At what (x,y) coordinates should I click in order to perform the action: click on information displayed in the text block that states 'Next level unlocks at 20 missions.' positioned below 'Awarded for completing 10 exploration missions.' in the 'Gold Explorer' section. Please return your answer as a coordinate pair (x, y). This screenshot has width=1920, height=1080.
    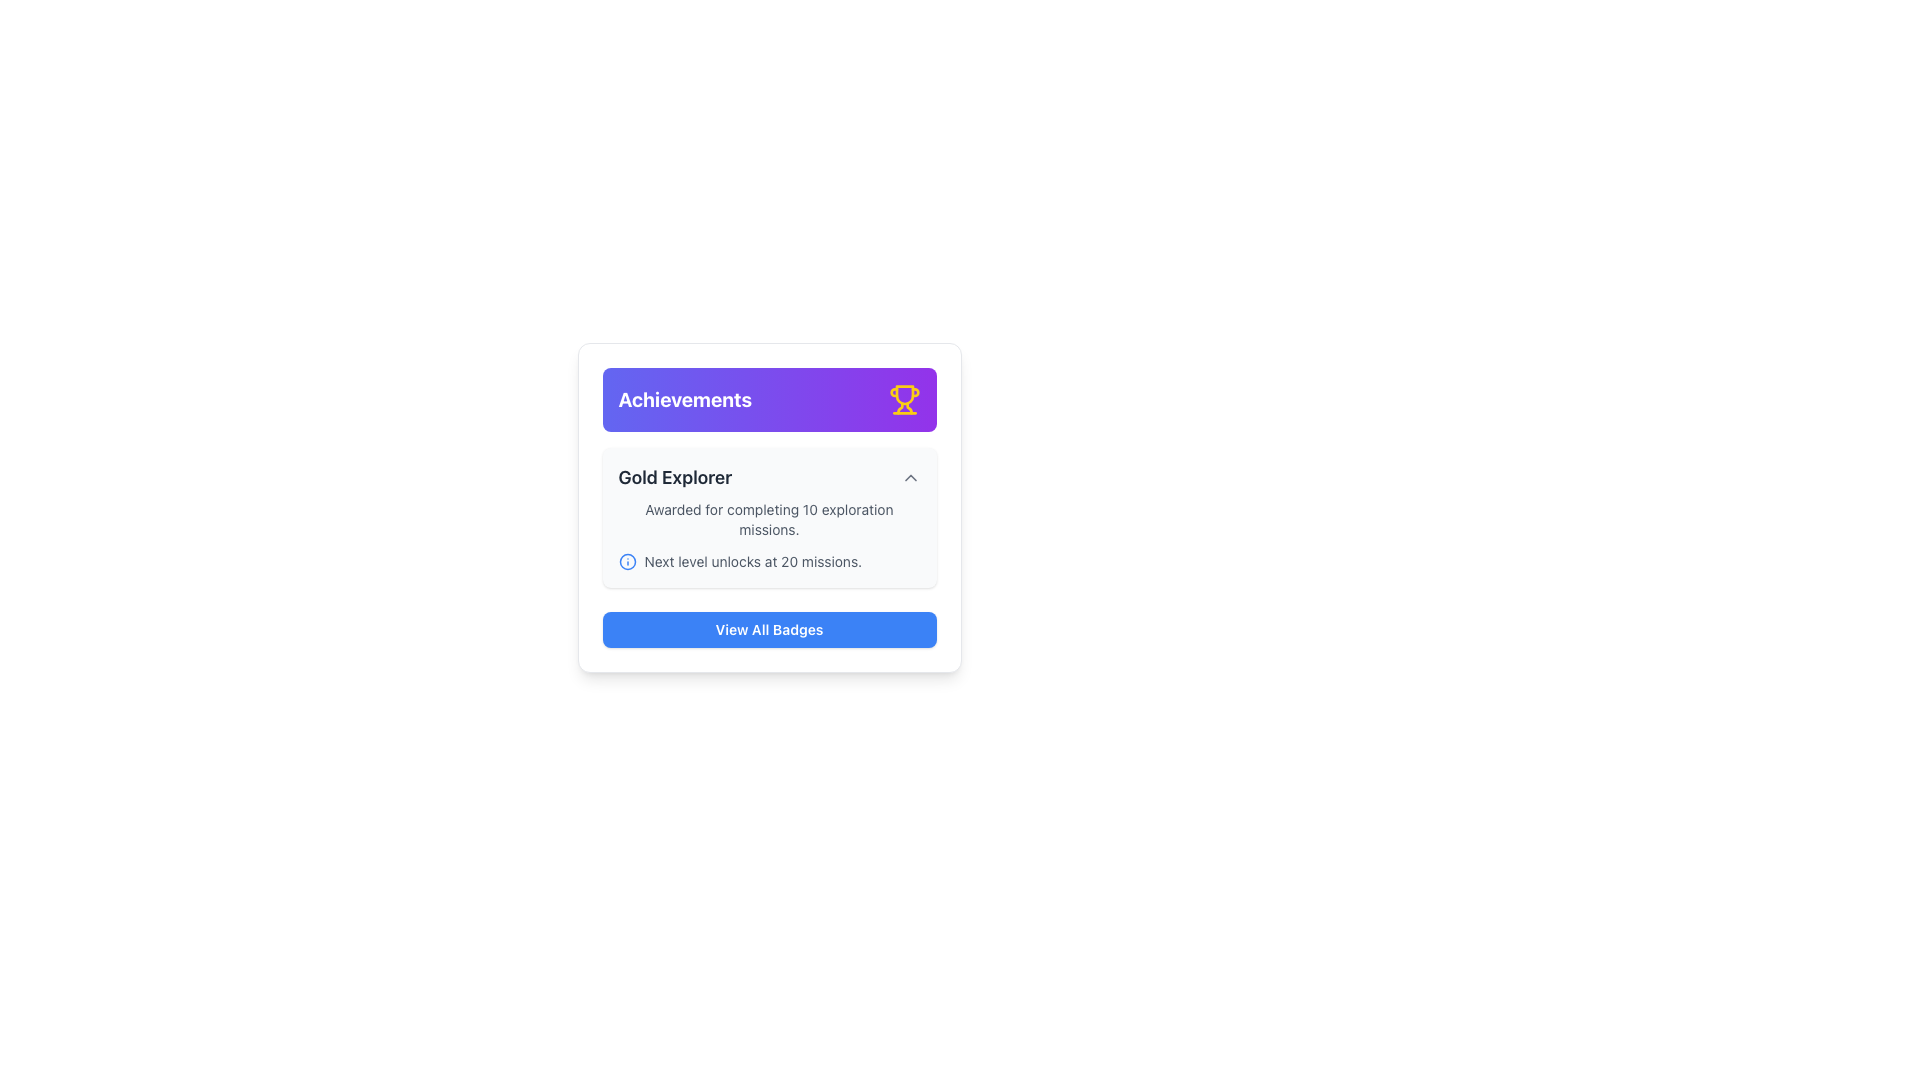
    Looking at the image, I should click on (768, 562).